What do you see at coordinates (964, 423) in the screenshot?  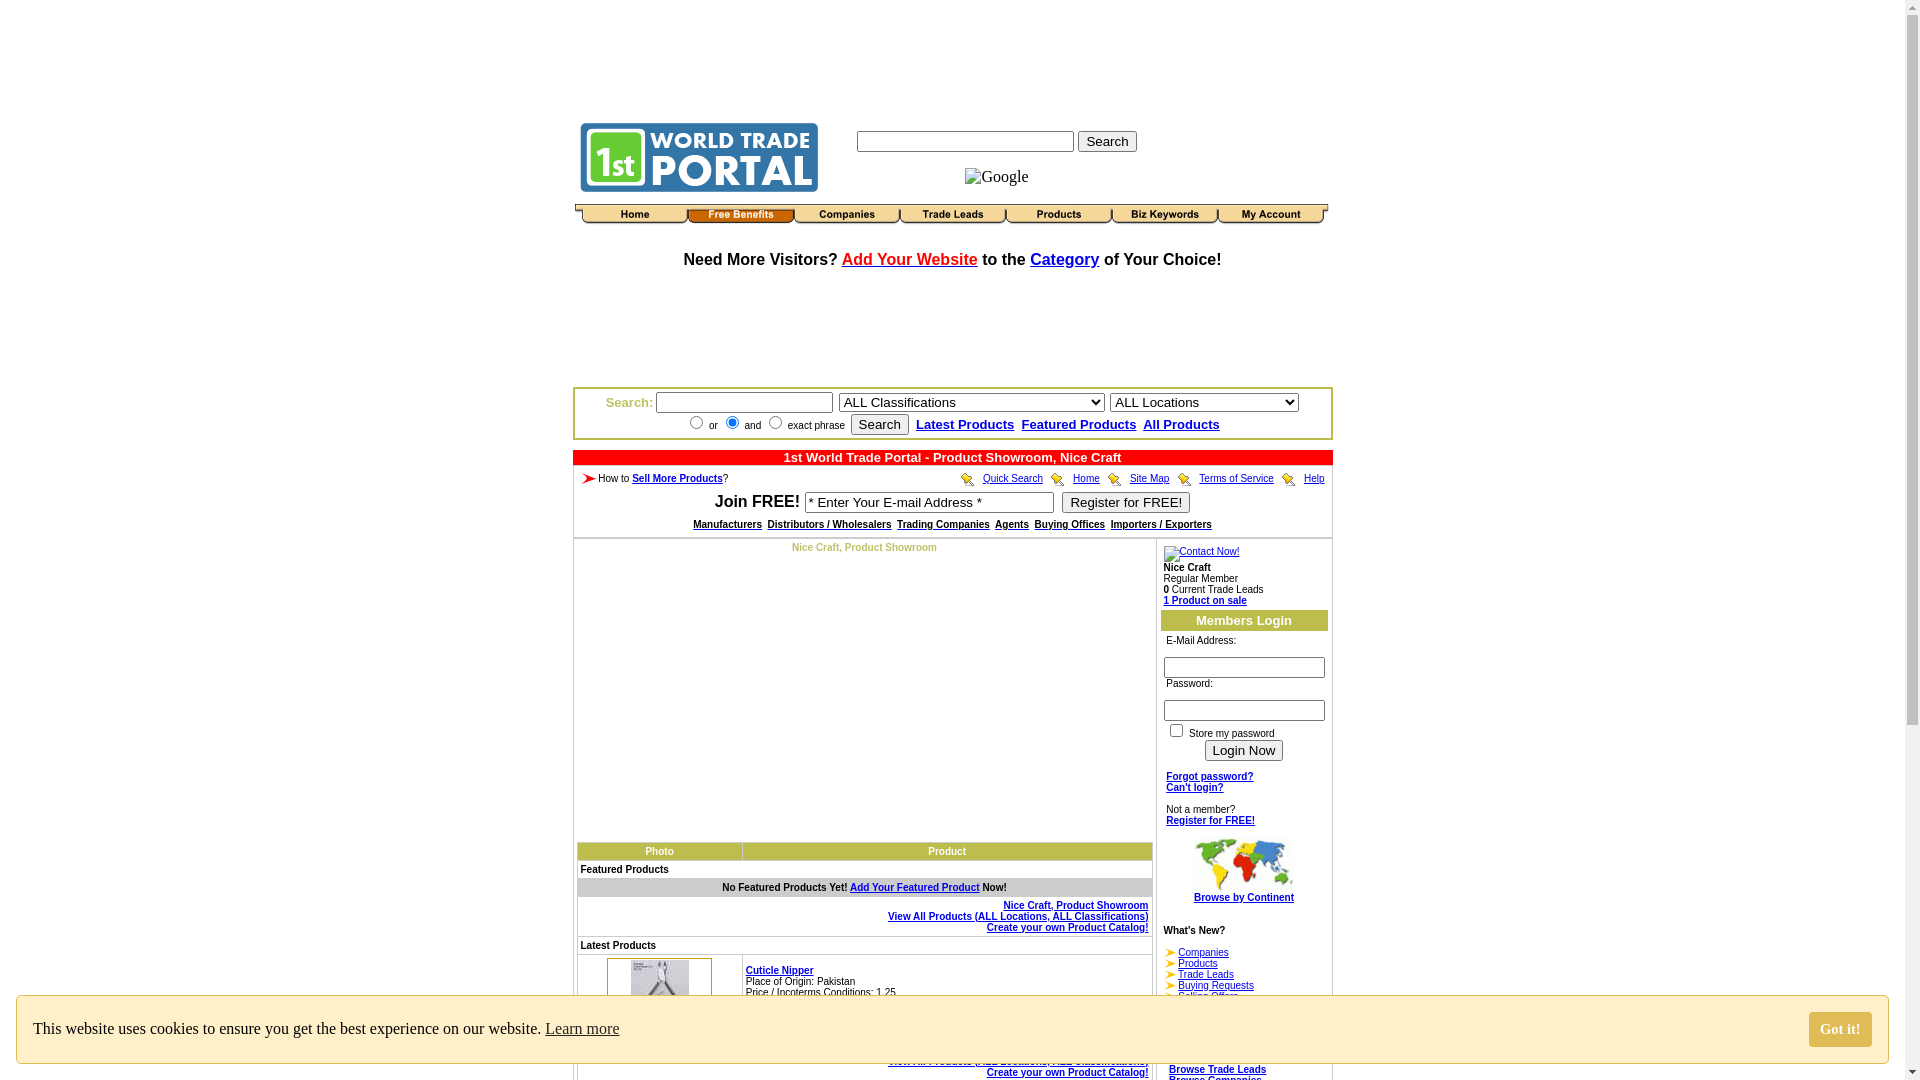 I see `'Latest Products'` at bounding box center [964, 423].